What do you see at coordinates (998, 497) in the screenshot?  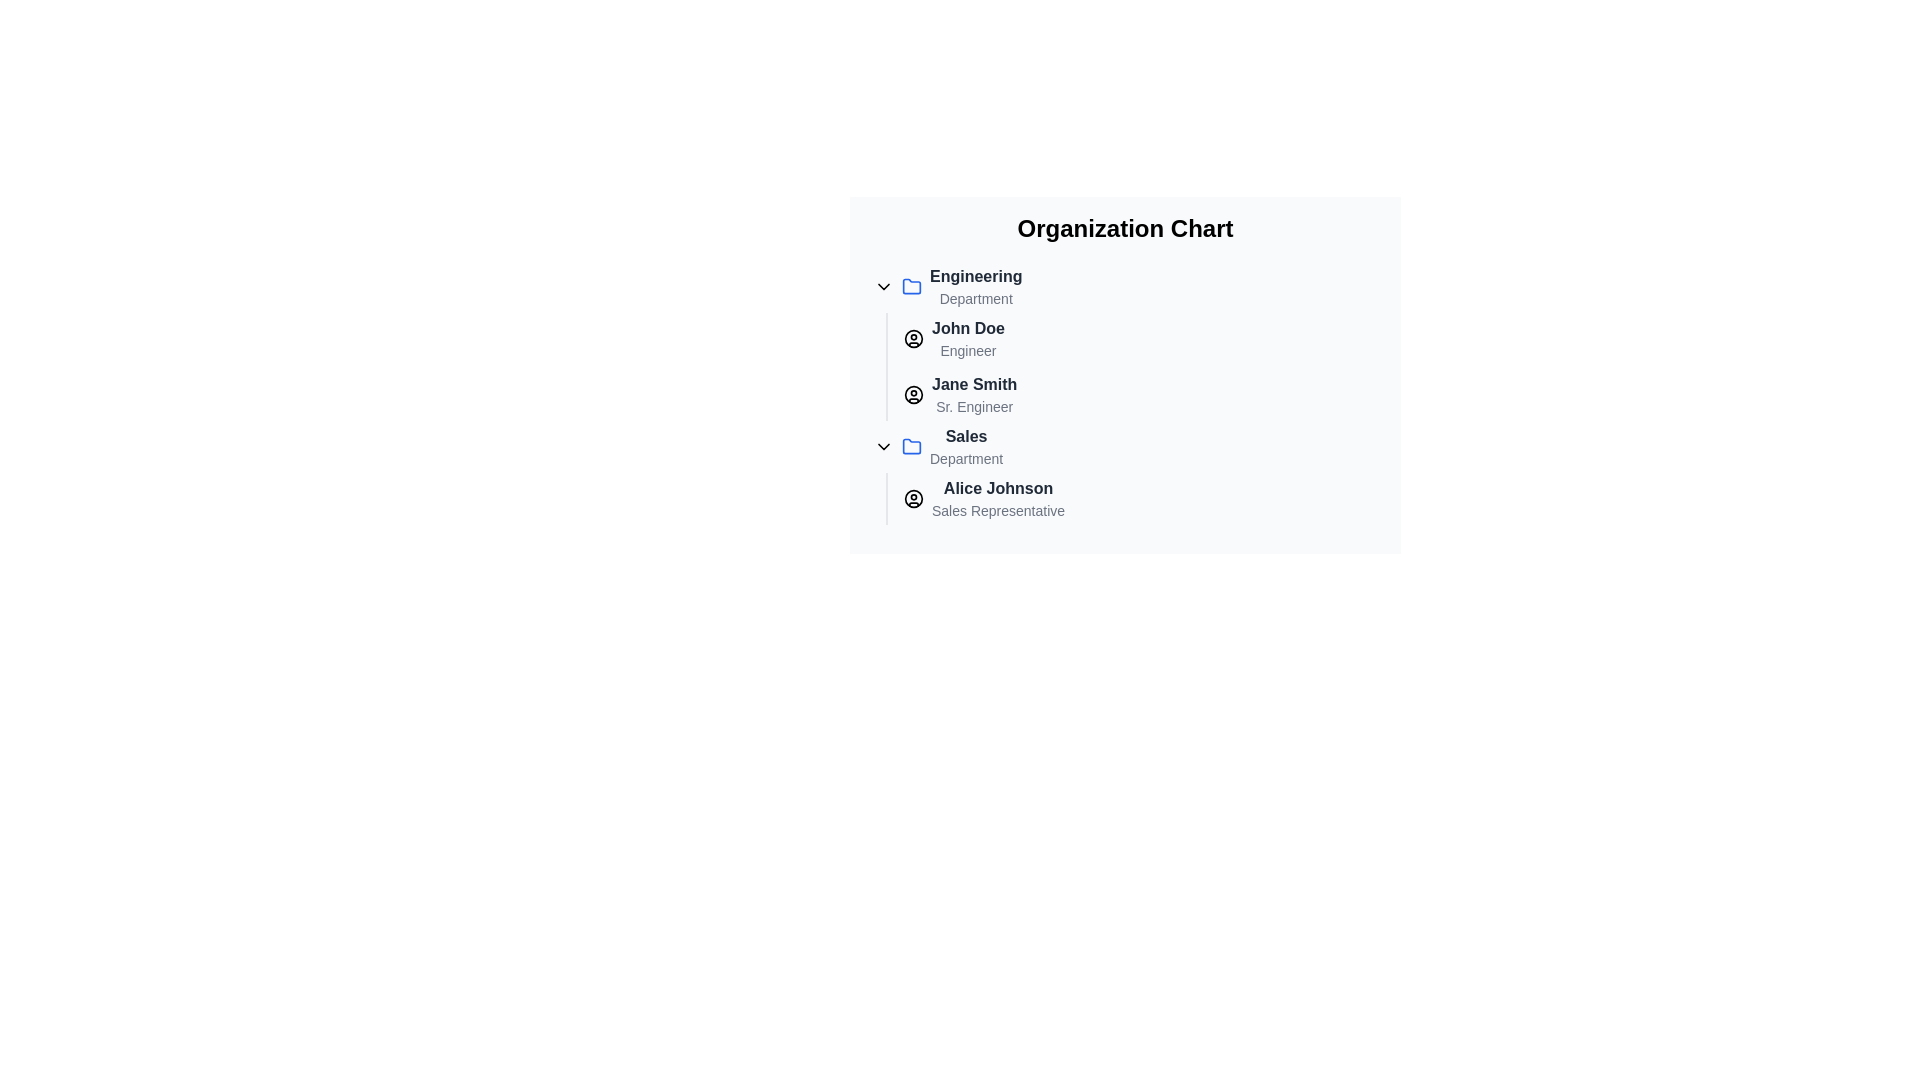 I see `the Text label displaying the name 'Alice Johnson' and title 'Sales Representative' in the 'Sales' section of the organization chart` at bounding box center [998, 497].